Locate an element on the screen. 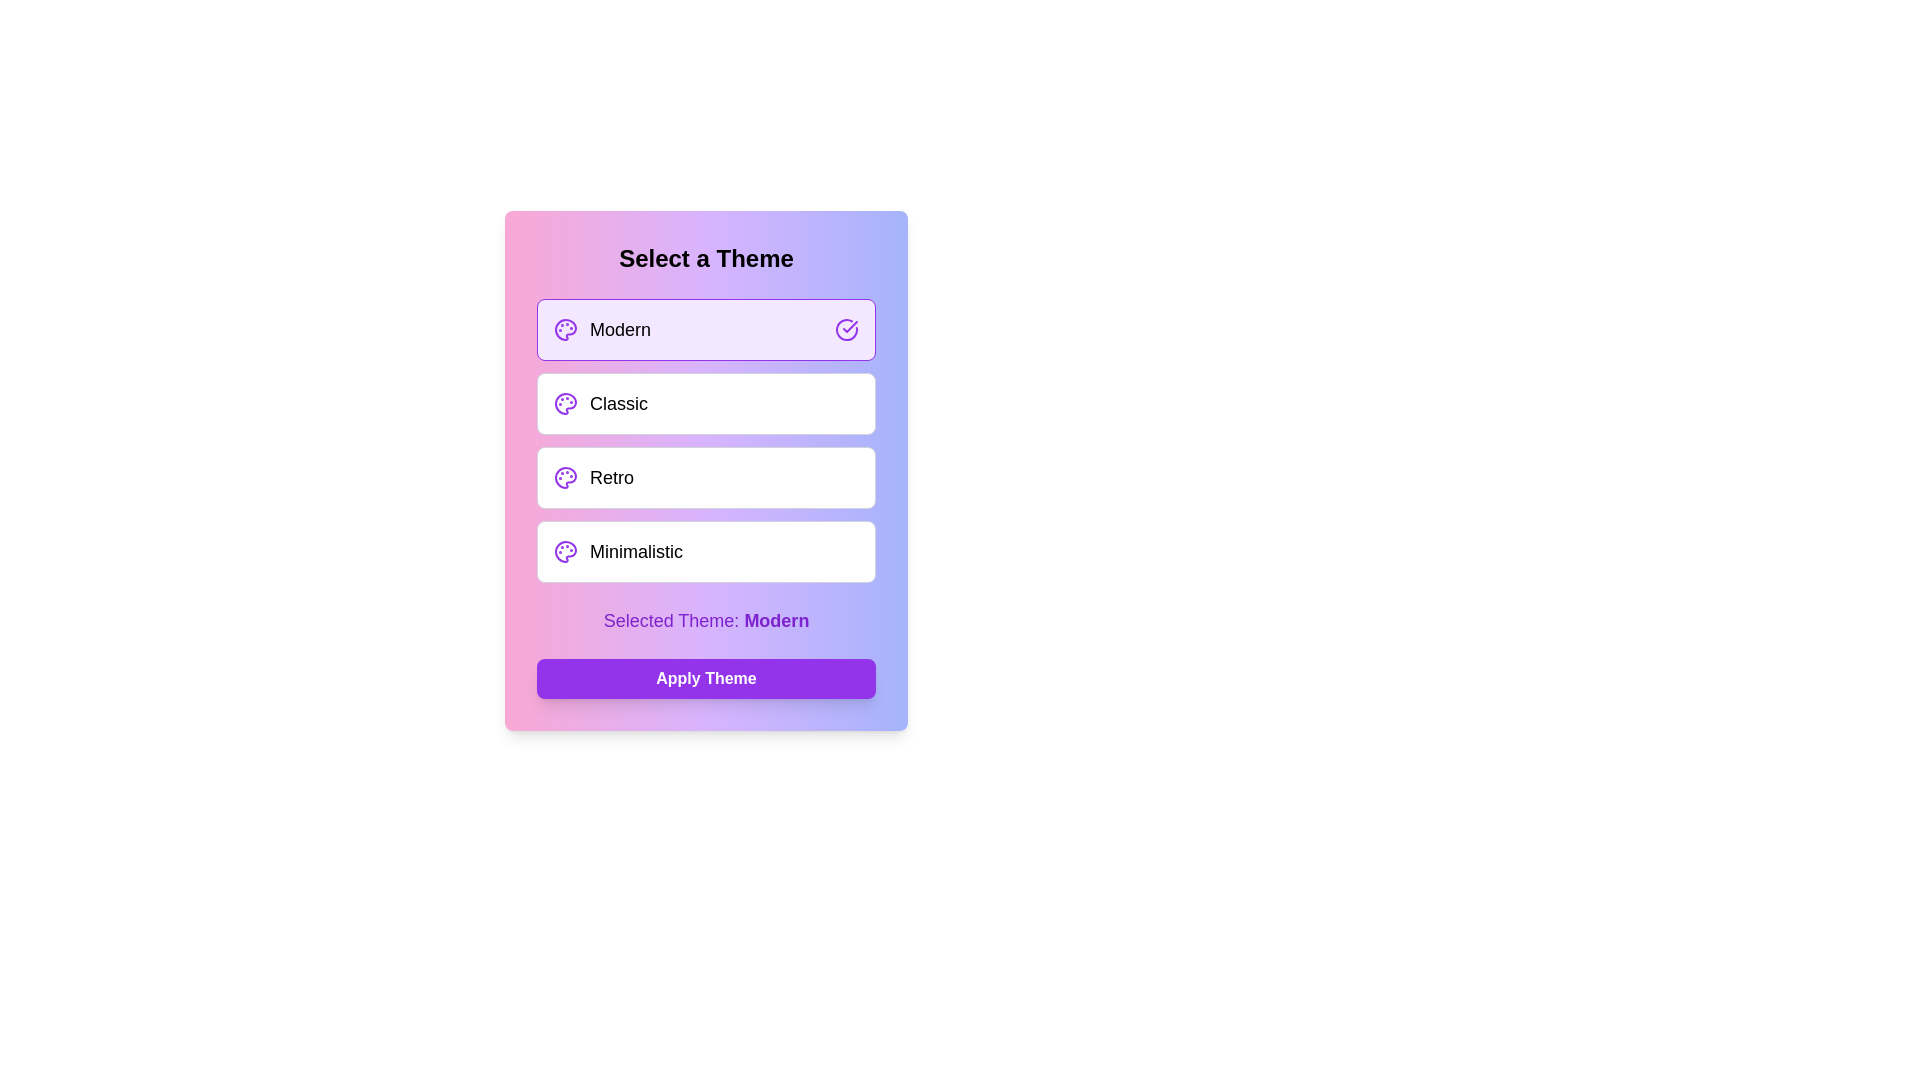  the non-interactive label indicating the selected theme, specifically the text 'Modern' is located at coordinates (775, 620).